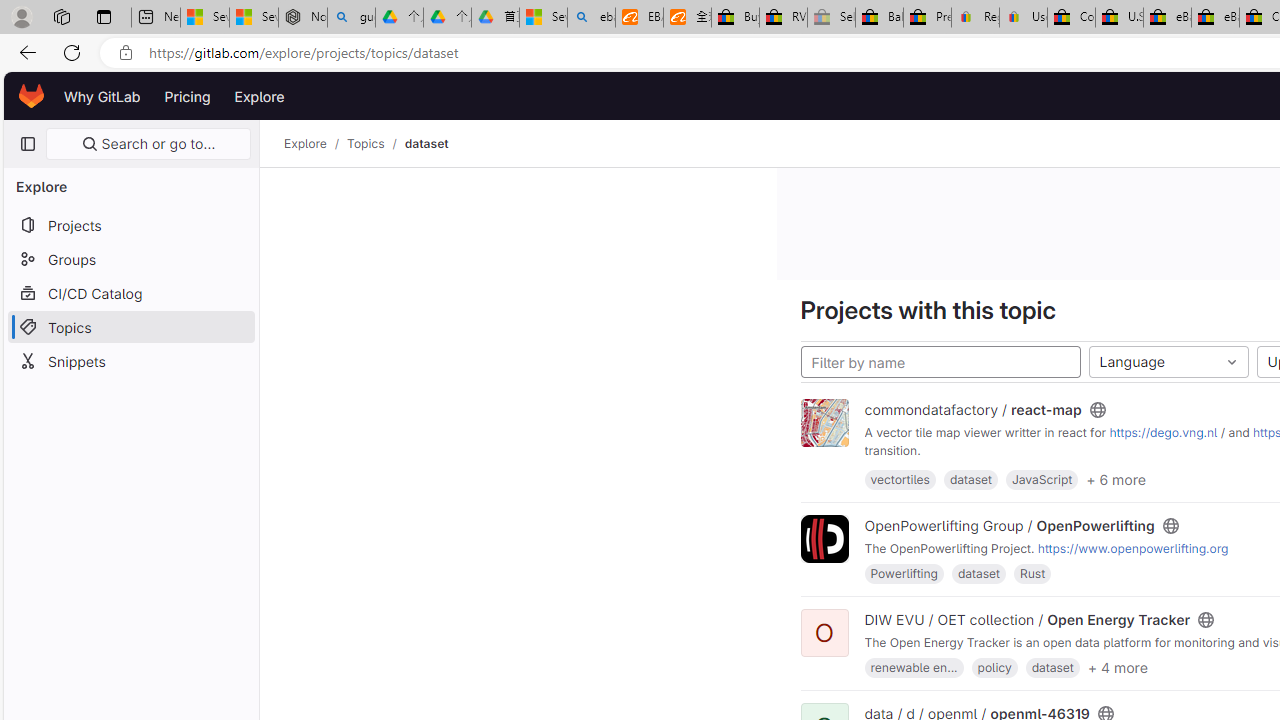  I want to click on 'https://www.openpowerlifting.org', so click(1132, 549).